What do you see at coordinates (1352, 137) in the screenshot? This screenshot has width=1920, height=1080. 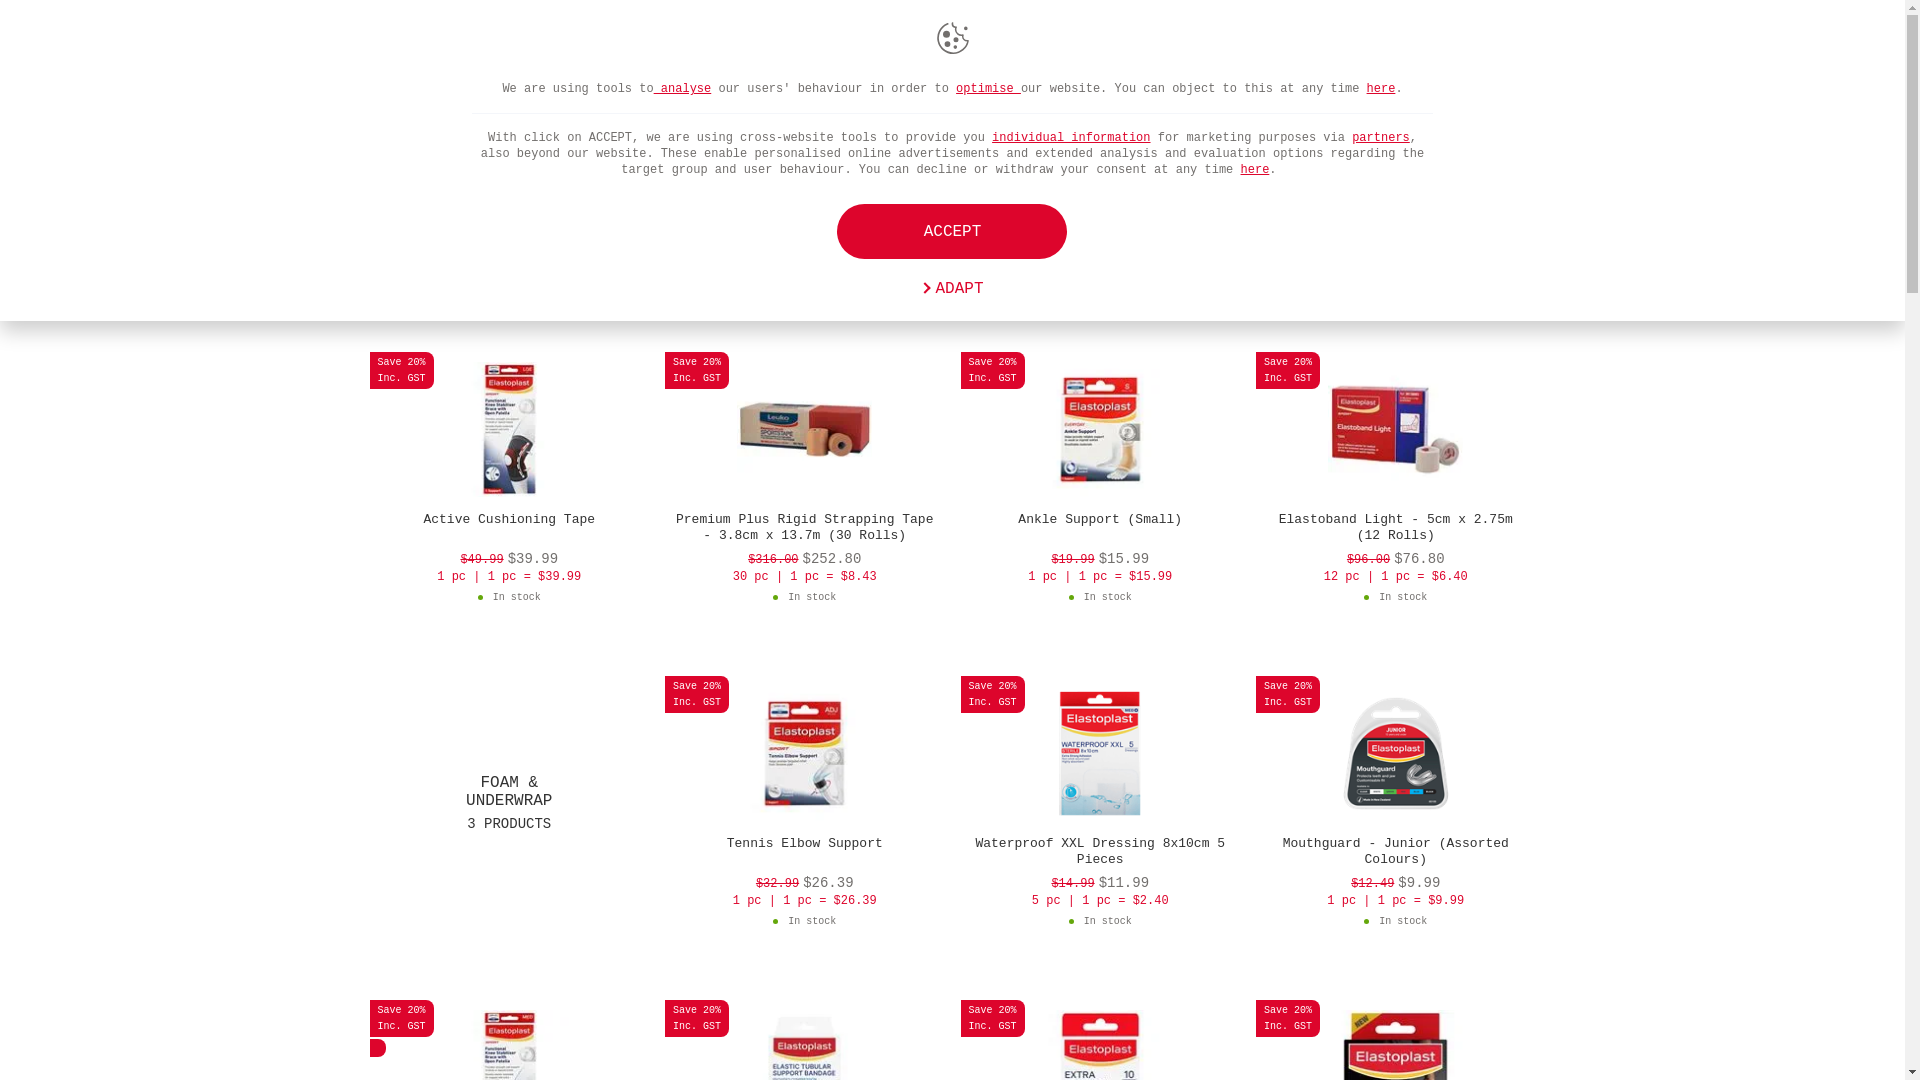 I see `'partners'` at bounding box center [1352, 137].